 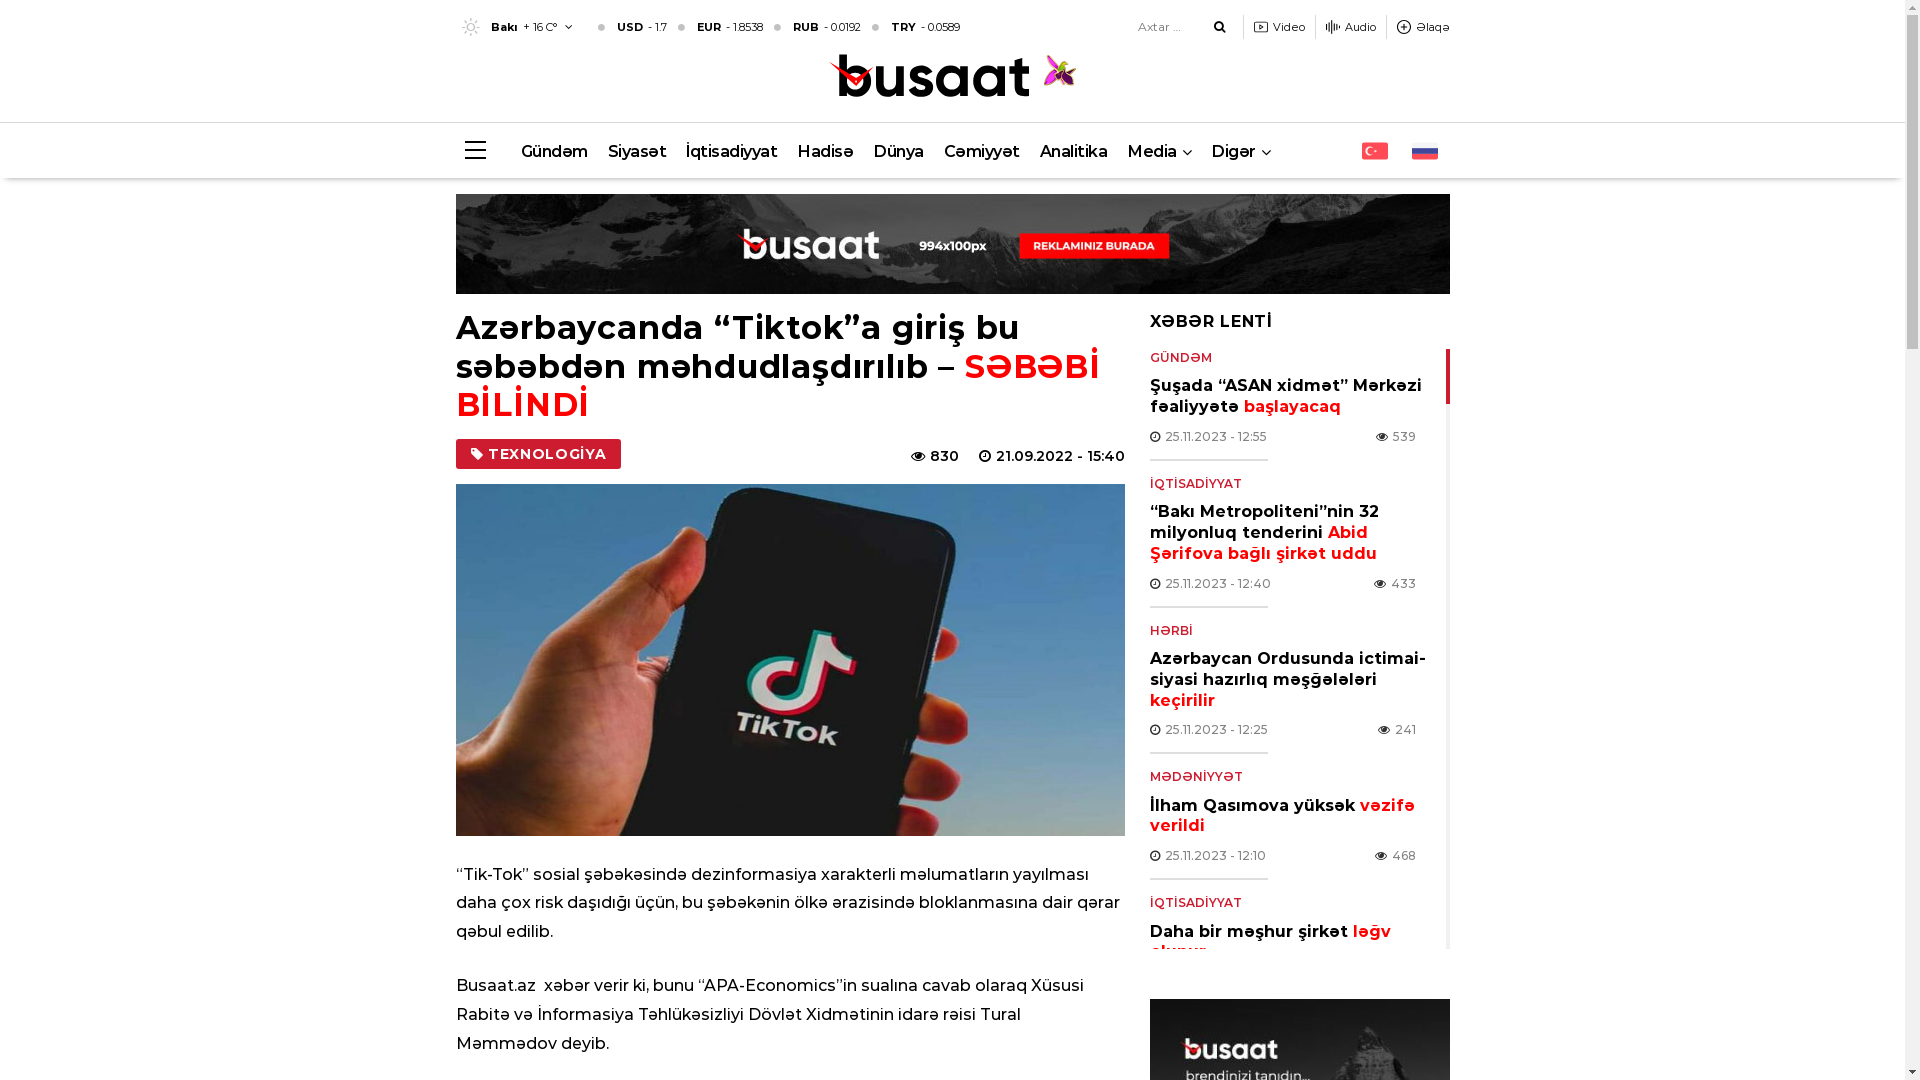 What do you see at coordinates (777, 27) in the screenshot?
I see `'USD` at bounding box center [777, 27].